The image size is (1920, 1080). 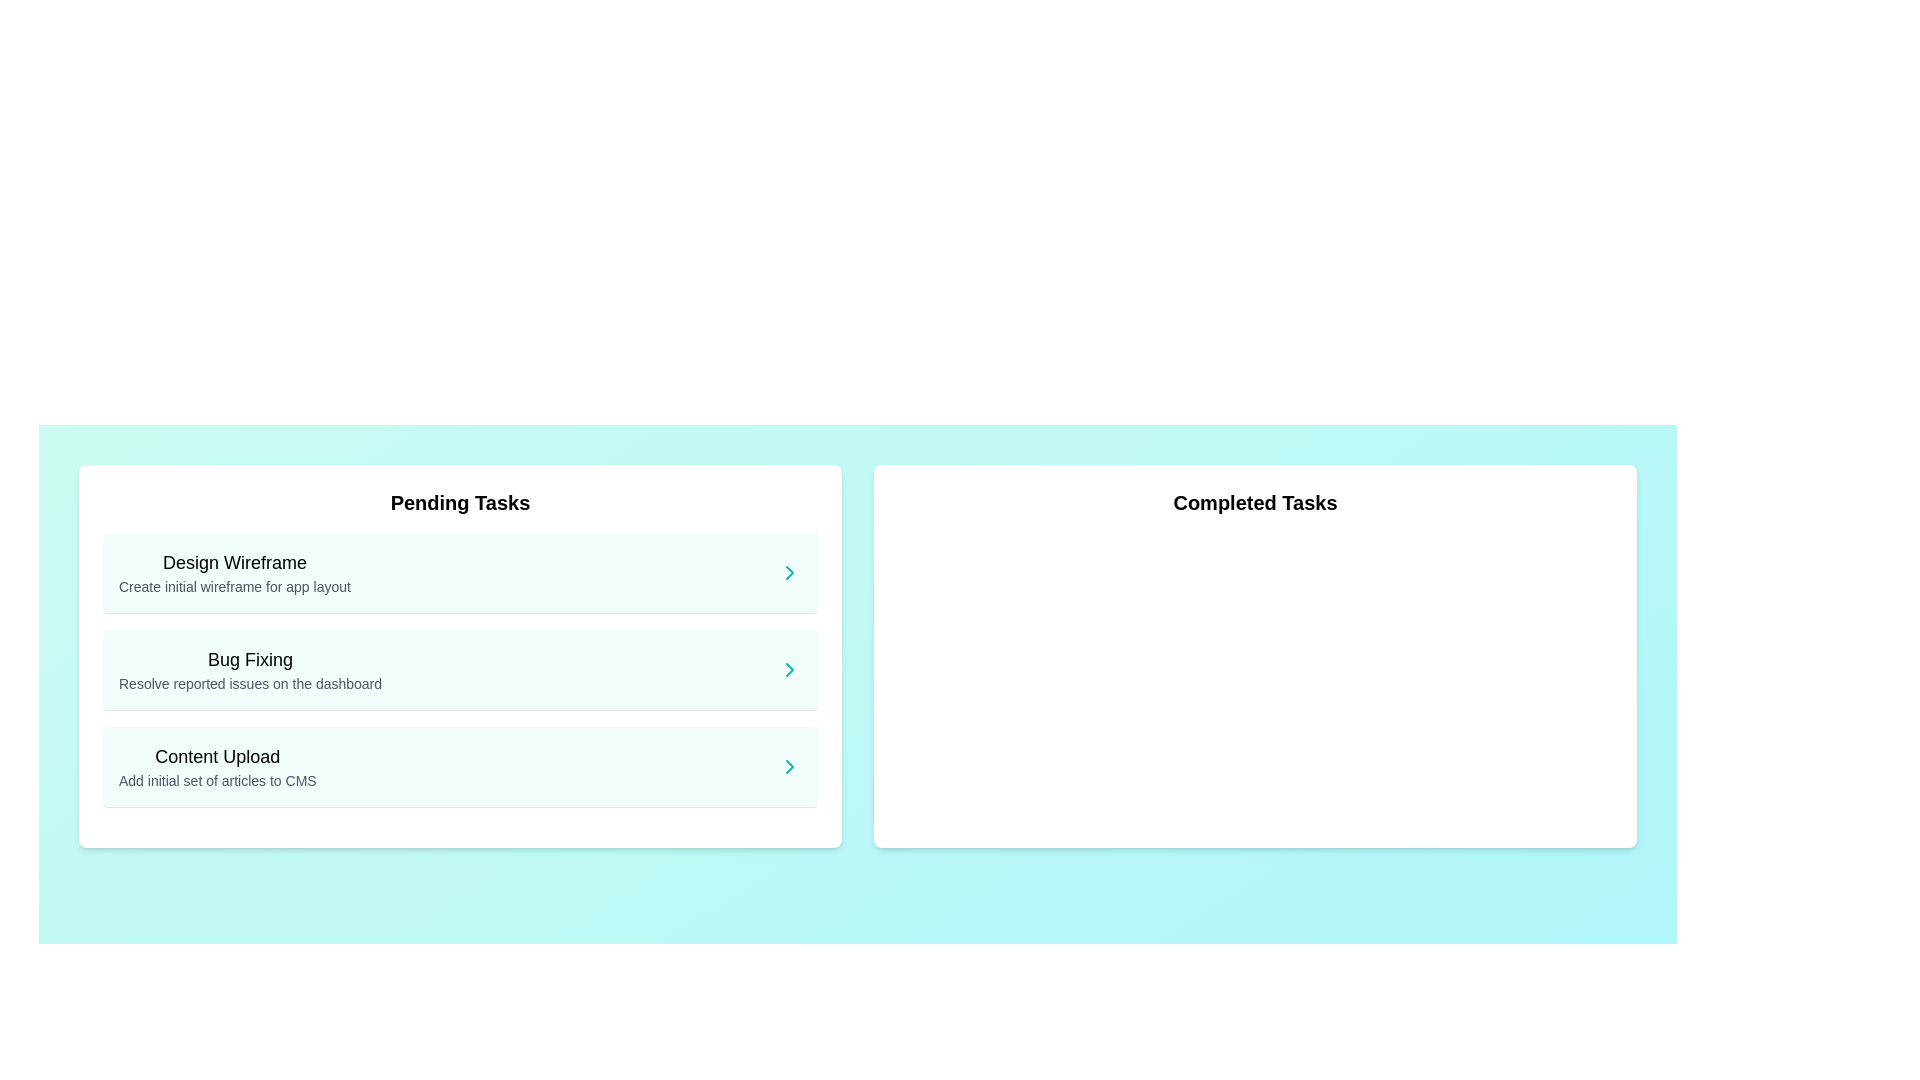 What do you see at coordinates (217, 766) in the screenshot?
I see `the static text block that presents the task title 'Content Upload' and description 'Add initial set of articles to CMS', which is the third task listed under the 'Pending Tasks' column` at bounding box center [217, 766].